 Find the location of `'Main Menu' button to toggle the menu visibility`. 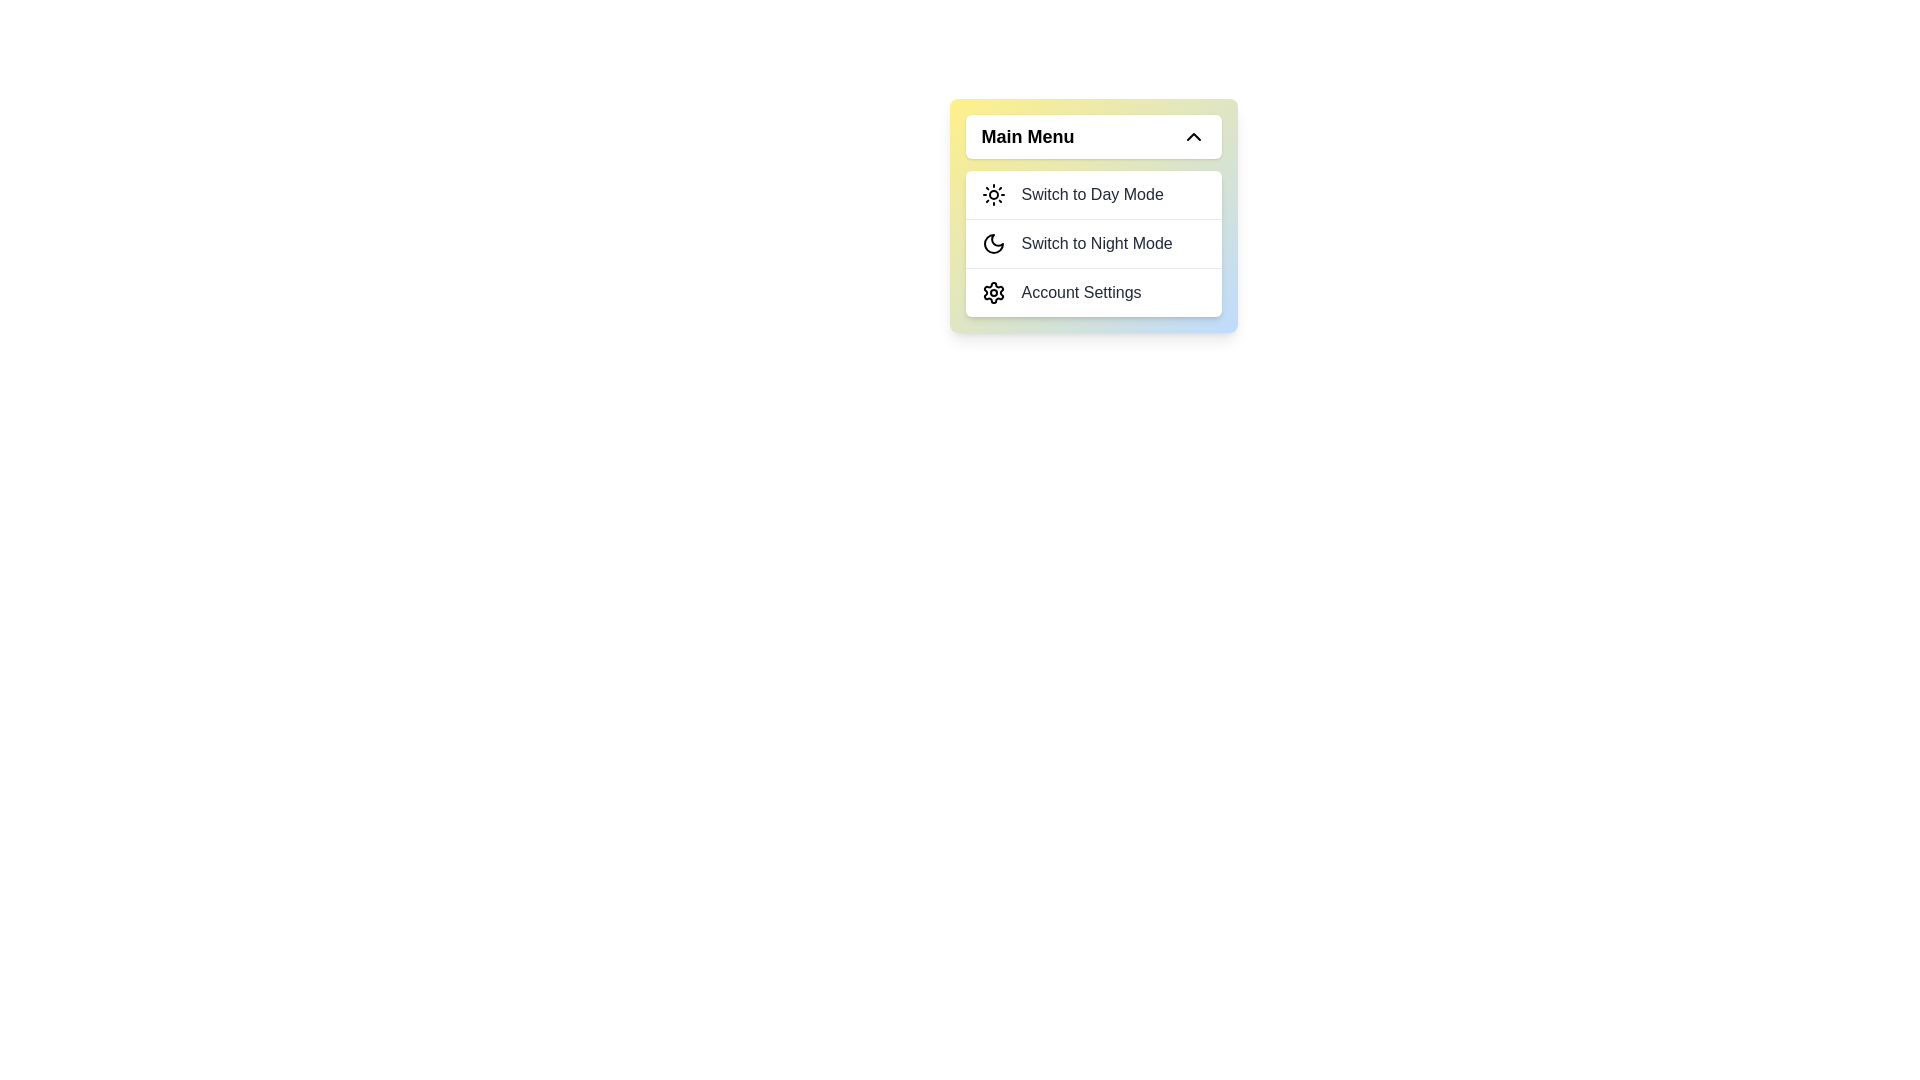

'Main Menu' button to toggle the menu visibility is located at coordinates (1092, 136).